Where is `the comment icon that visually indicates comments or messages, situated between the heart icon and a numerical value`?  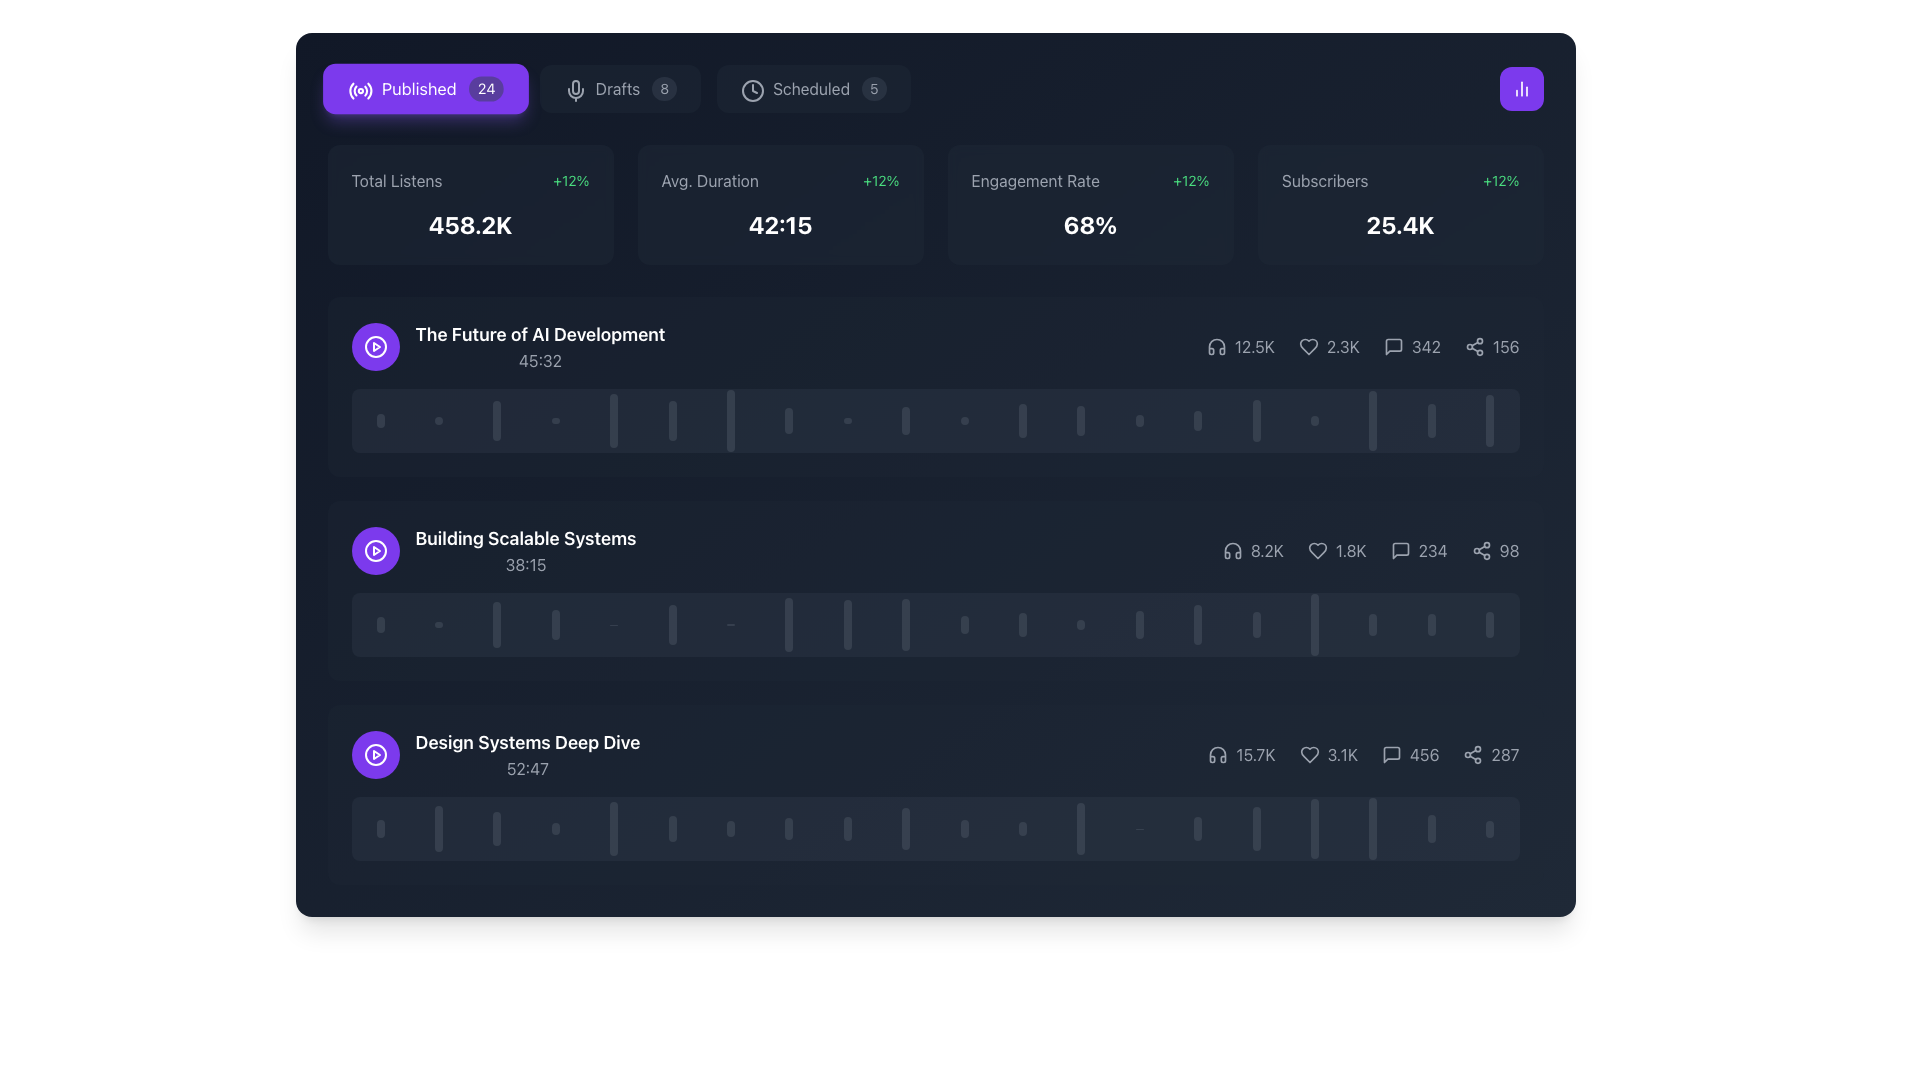 the comment icon that visually indicates comments or messages, situated between the heart icon and a numerical value is located at coordinates (1392, 346).